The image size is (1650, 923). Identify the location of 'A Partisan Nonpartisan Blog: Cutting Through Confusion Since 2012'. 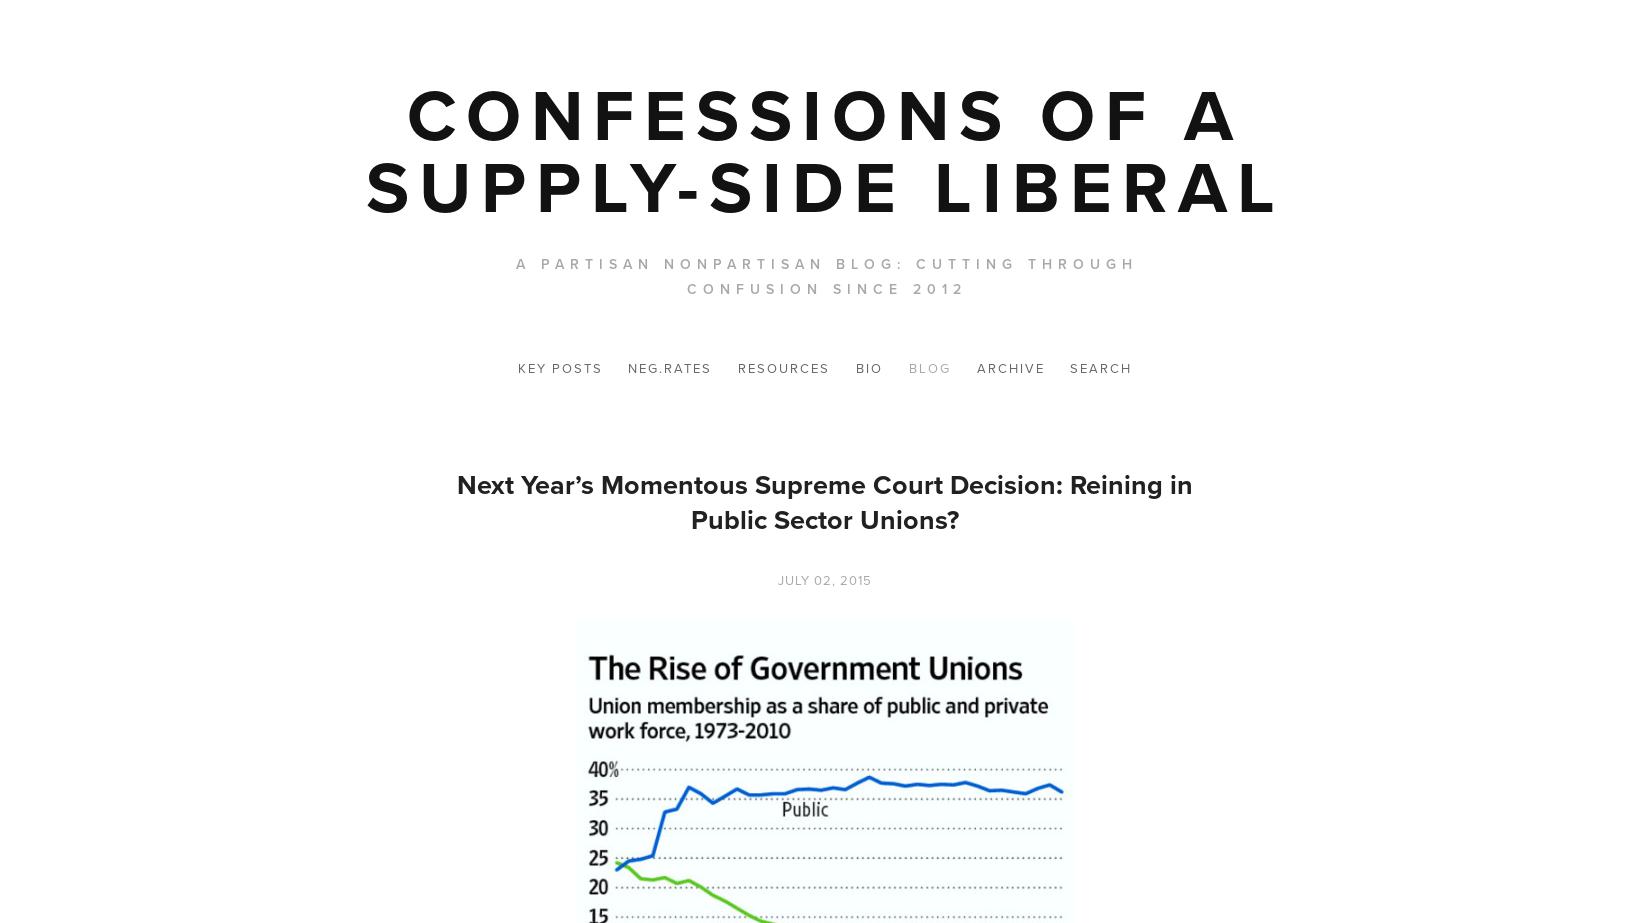
(825, 276).